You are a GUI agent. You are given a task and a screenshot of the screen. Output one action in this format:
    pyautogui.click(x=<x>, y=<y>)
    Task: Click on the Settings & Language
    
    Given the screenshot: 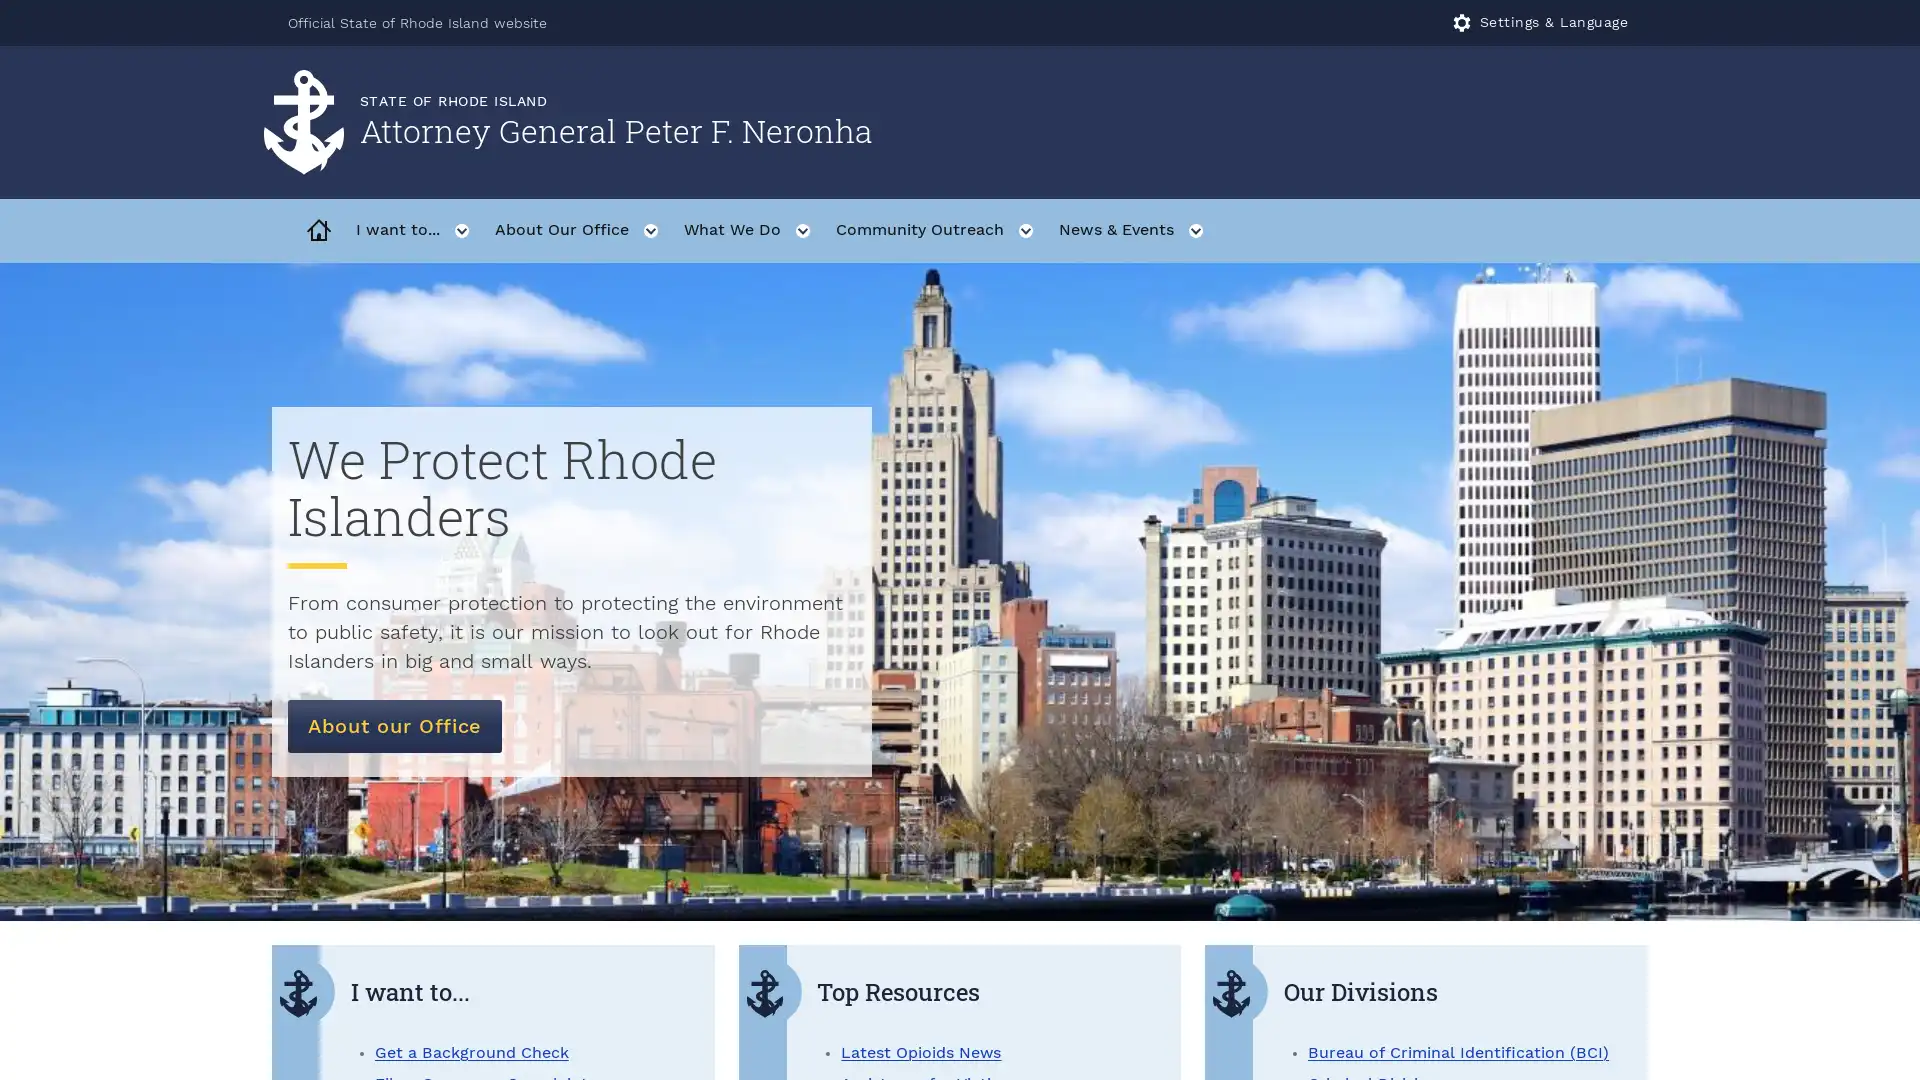 What is the action you would take?
    pyautogui.click(x=1540, y=23)
    